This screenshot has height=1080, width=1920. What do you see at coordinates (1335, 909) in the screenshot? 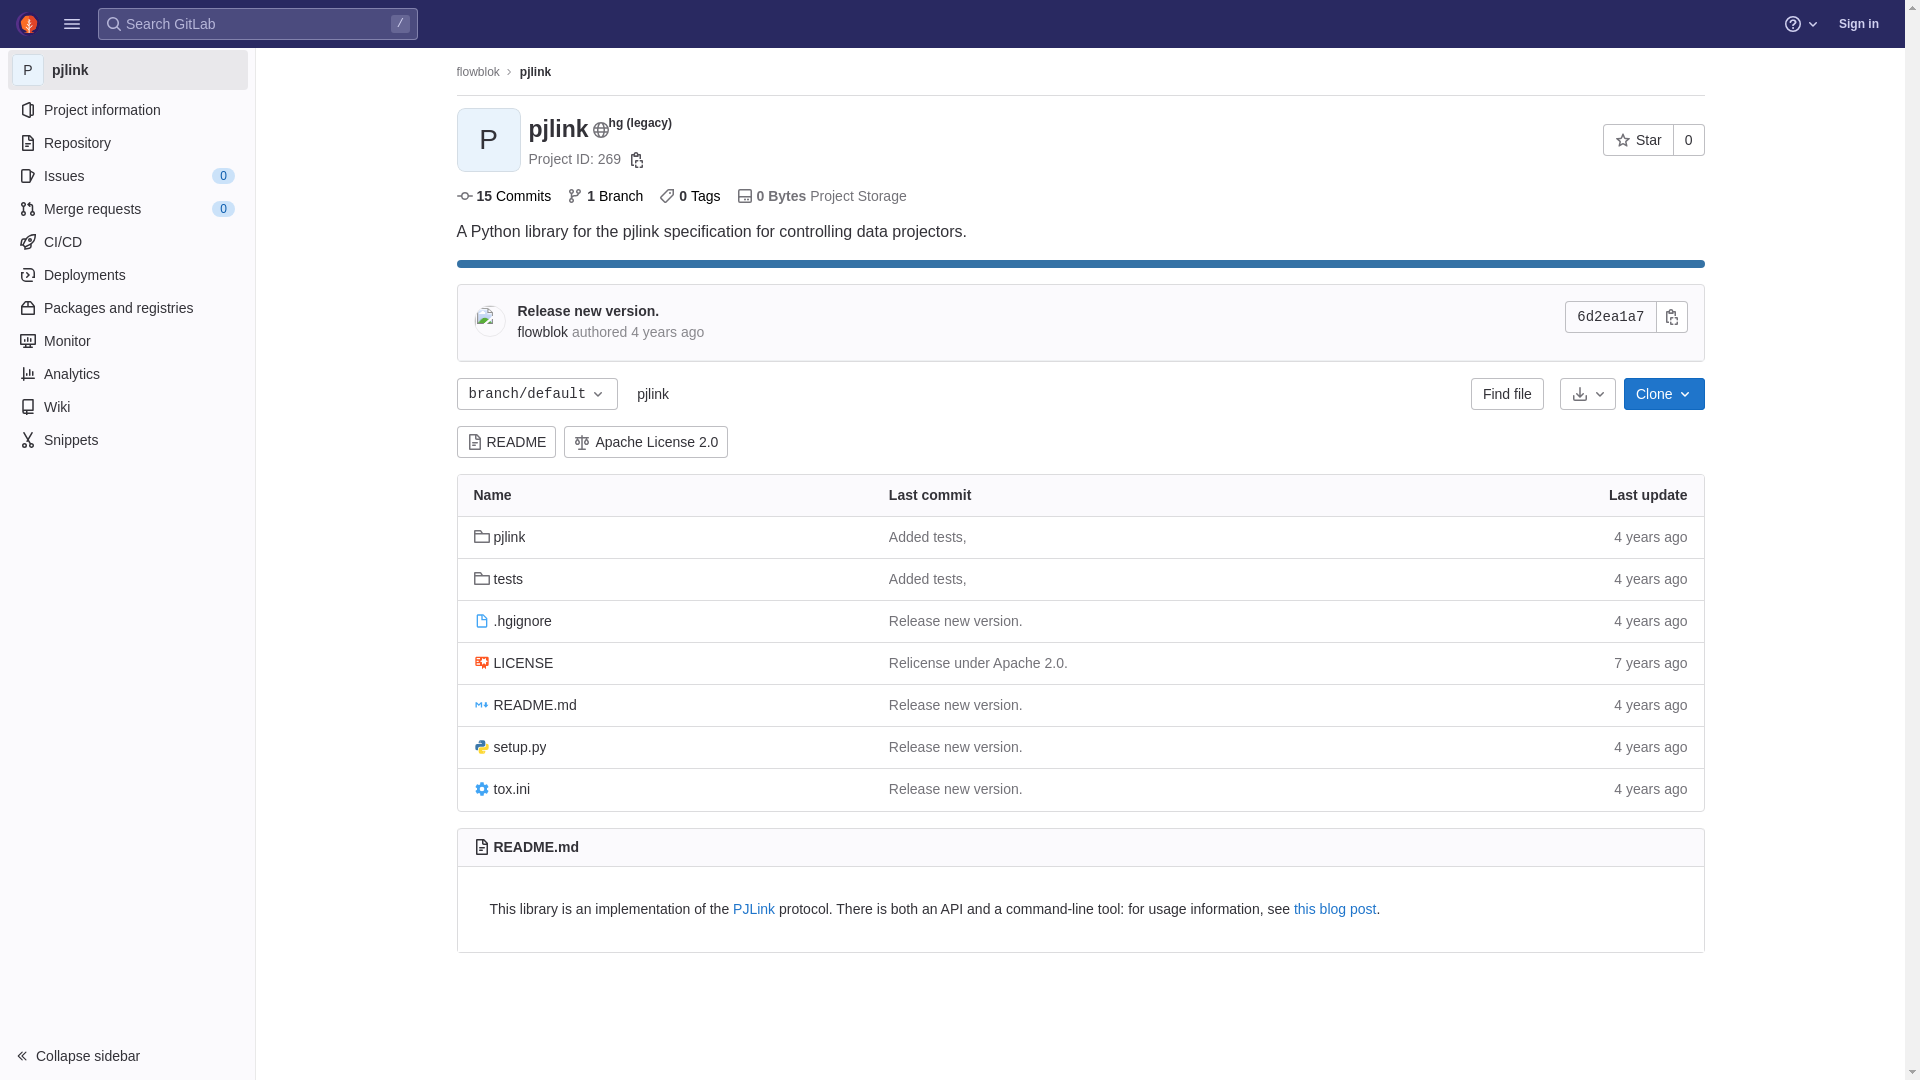
I see `'this blog post'` at bounding box center [1335, 909].